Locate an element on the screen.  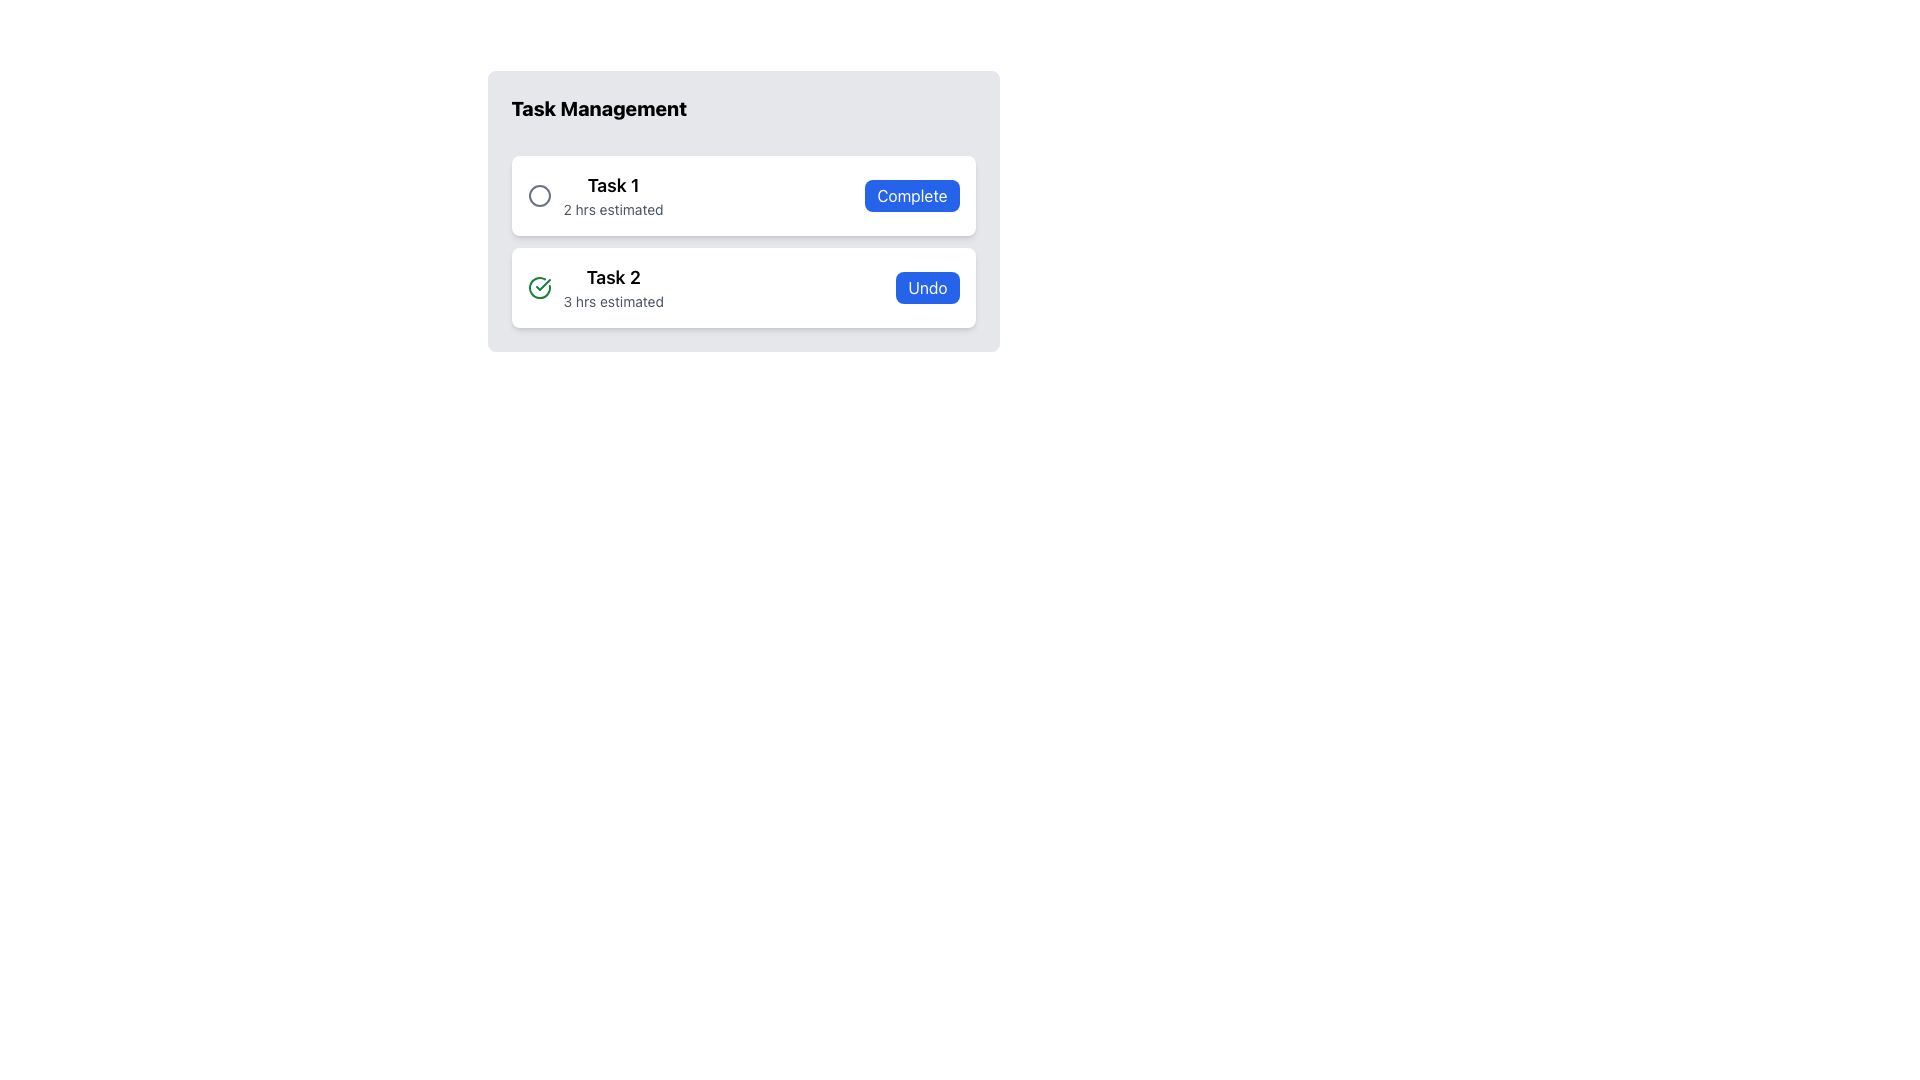
the text label displaying '2 hrs estimated' in a smaller gray font, located below the 'Task 1' title in the first task card is located at coordinates (612, 209).